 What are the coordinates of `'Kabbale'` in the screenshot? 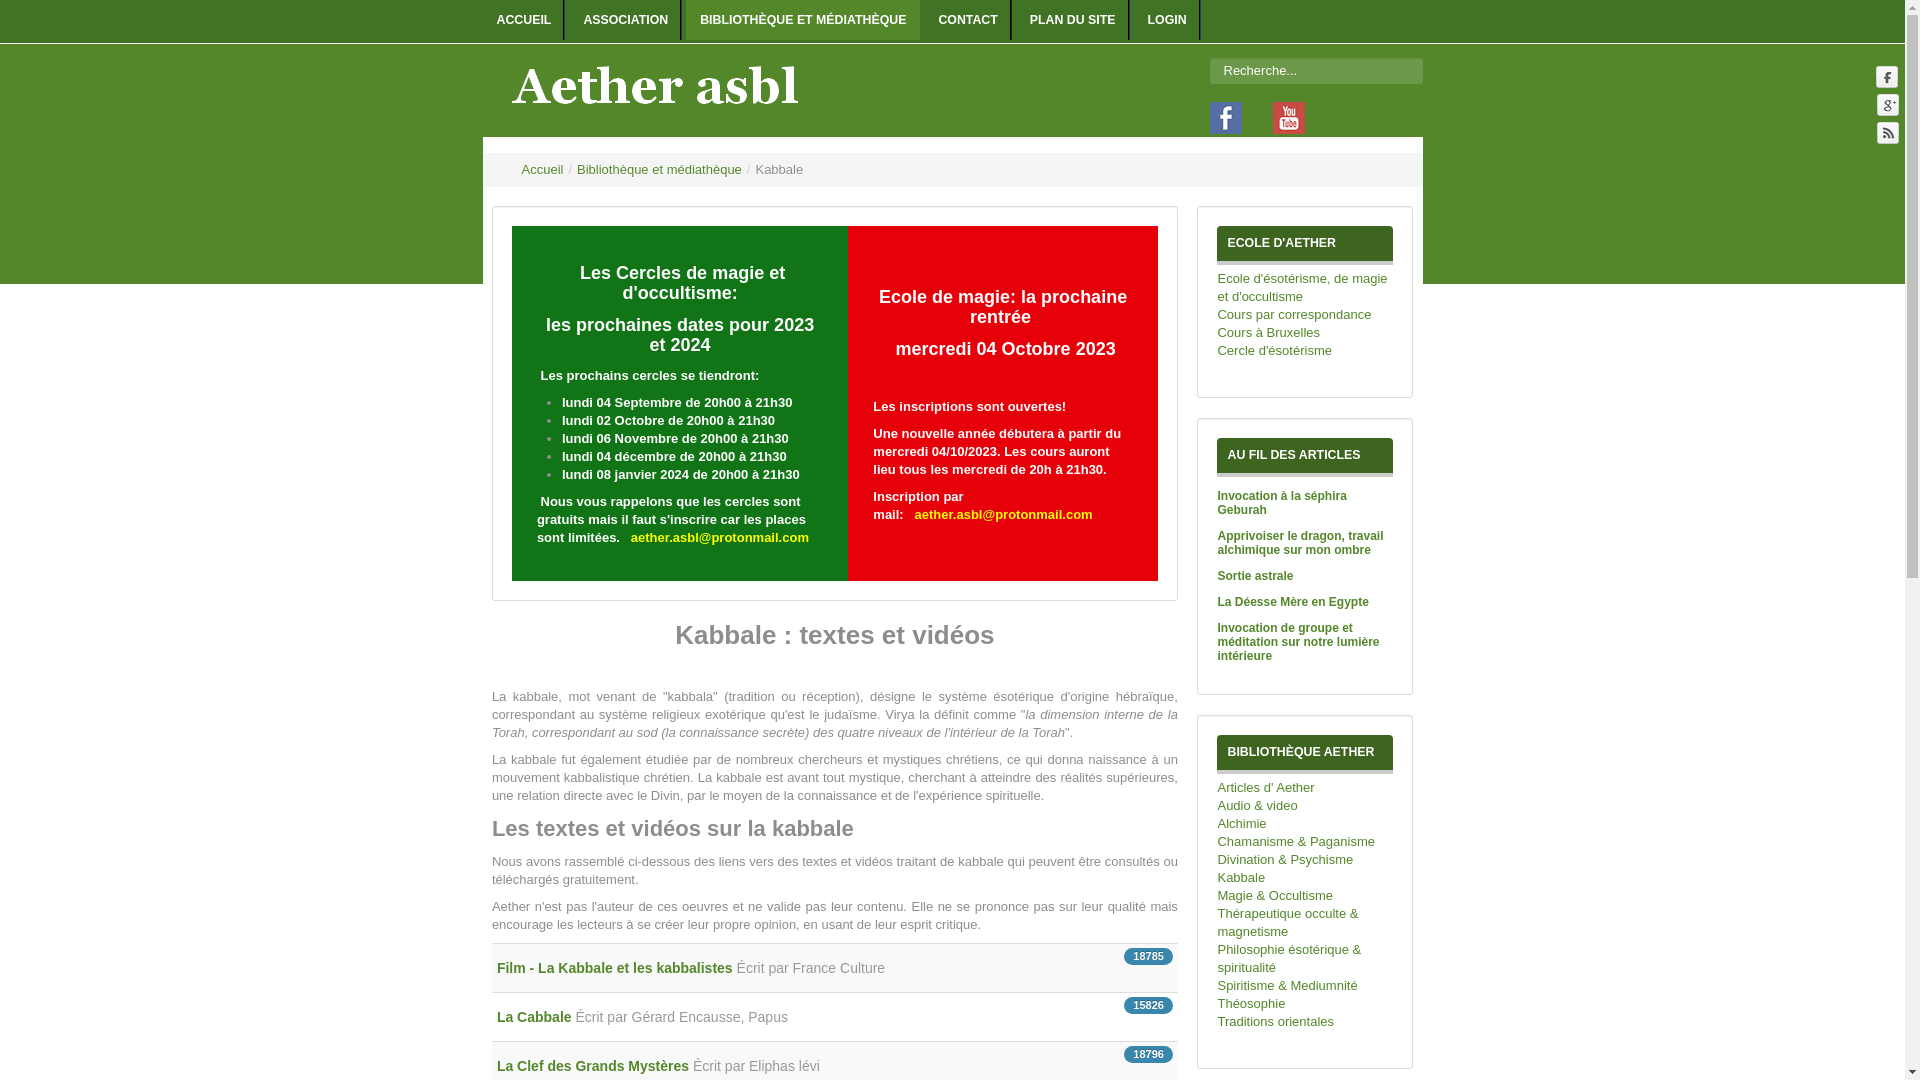 It's located at (1305, 877).